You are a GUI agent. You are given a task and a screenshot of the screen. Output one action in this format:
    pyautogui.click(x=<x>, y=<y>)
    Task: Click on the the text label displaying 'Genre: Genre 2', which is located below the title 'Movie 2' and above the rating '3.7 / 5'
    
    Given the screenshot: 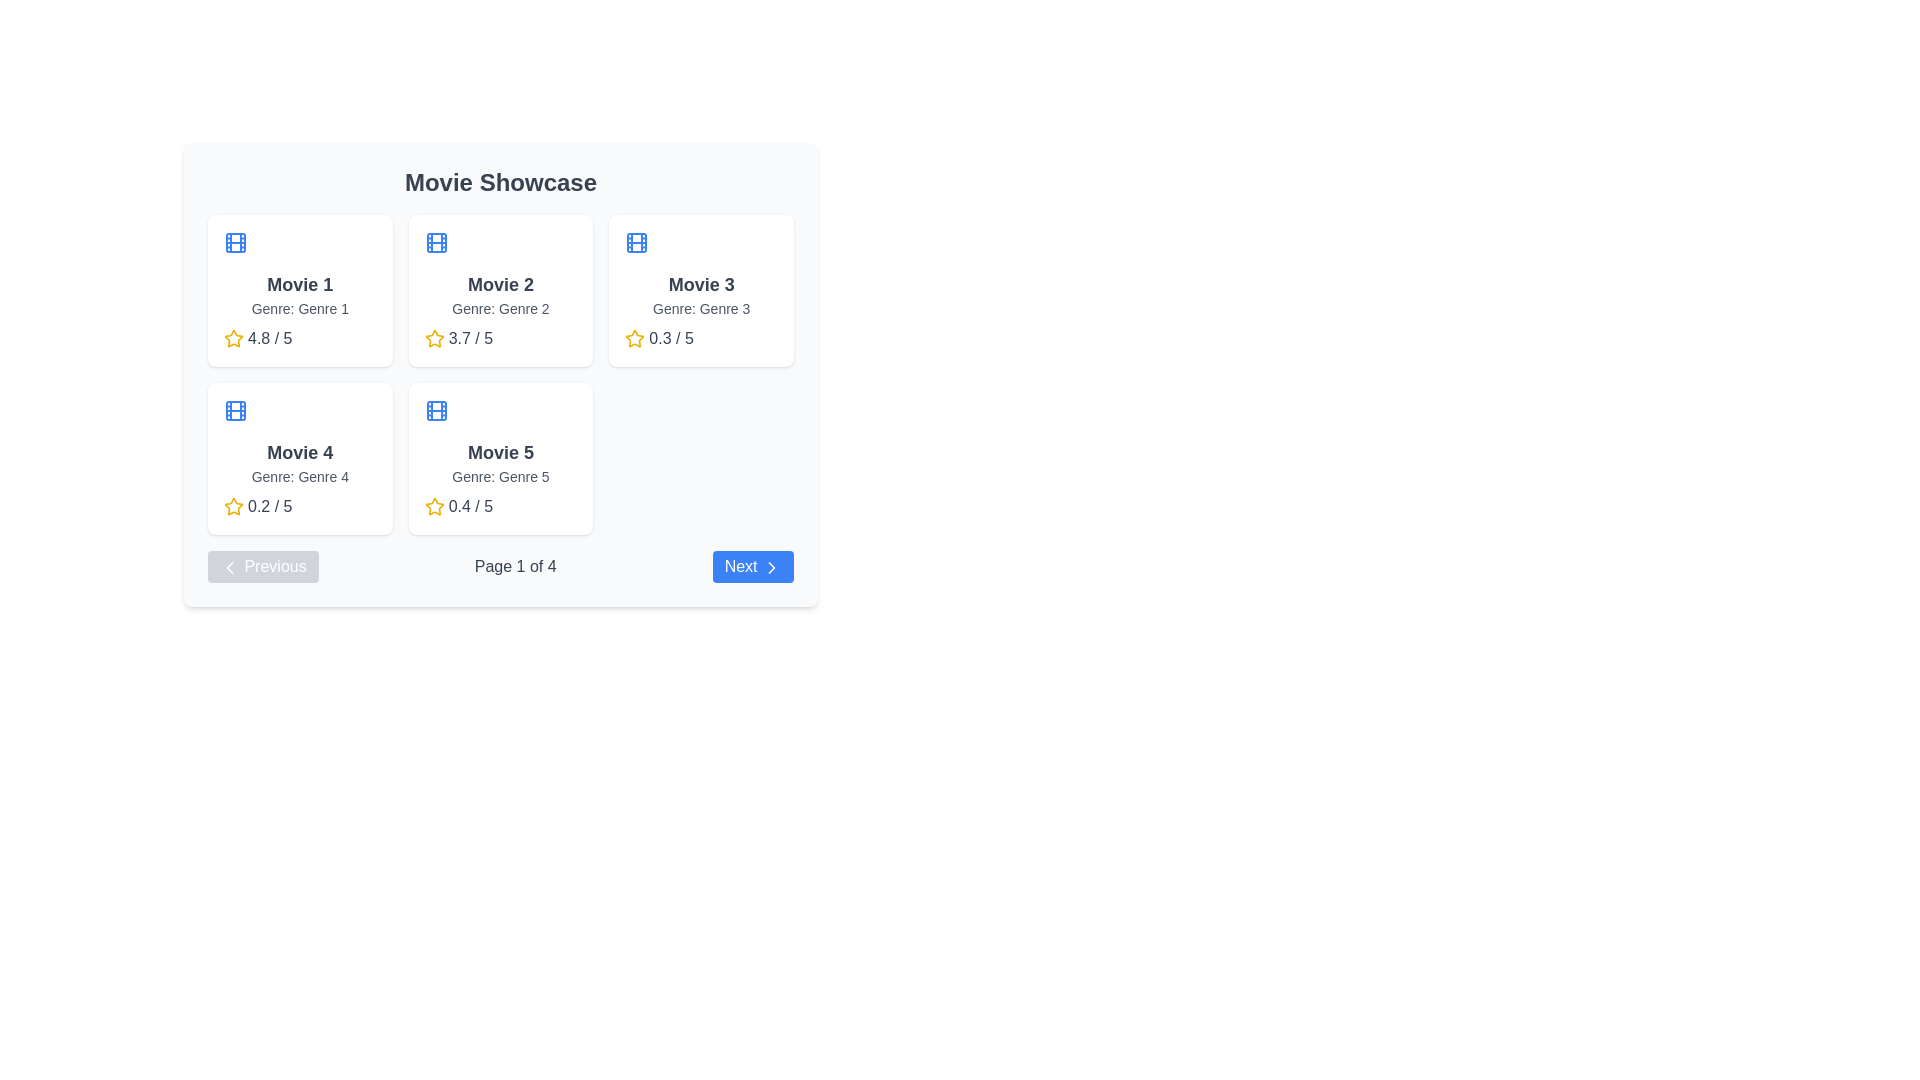 What is the action you would take?
    pyautogui.click(x=500, y=308)
    